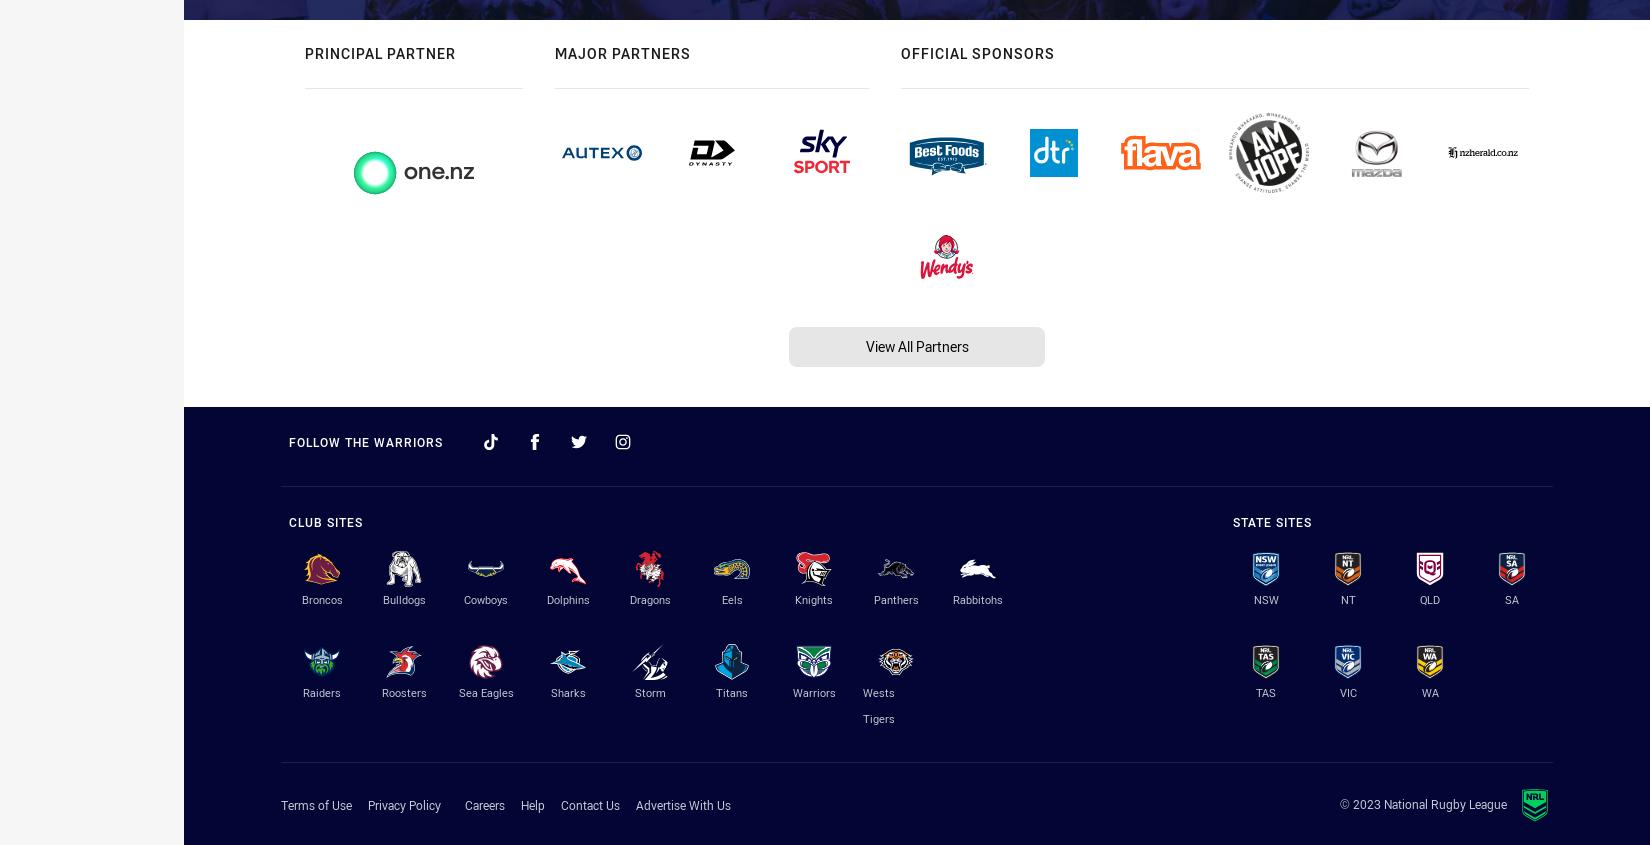 The image size is (1650, 845). I want to click on 'Sharks', so click(566, 691).